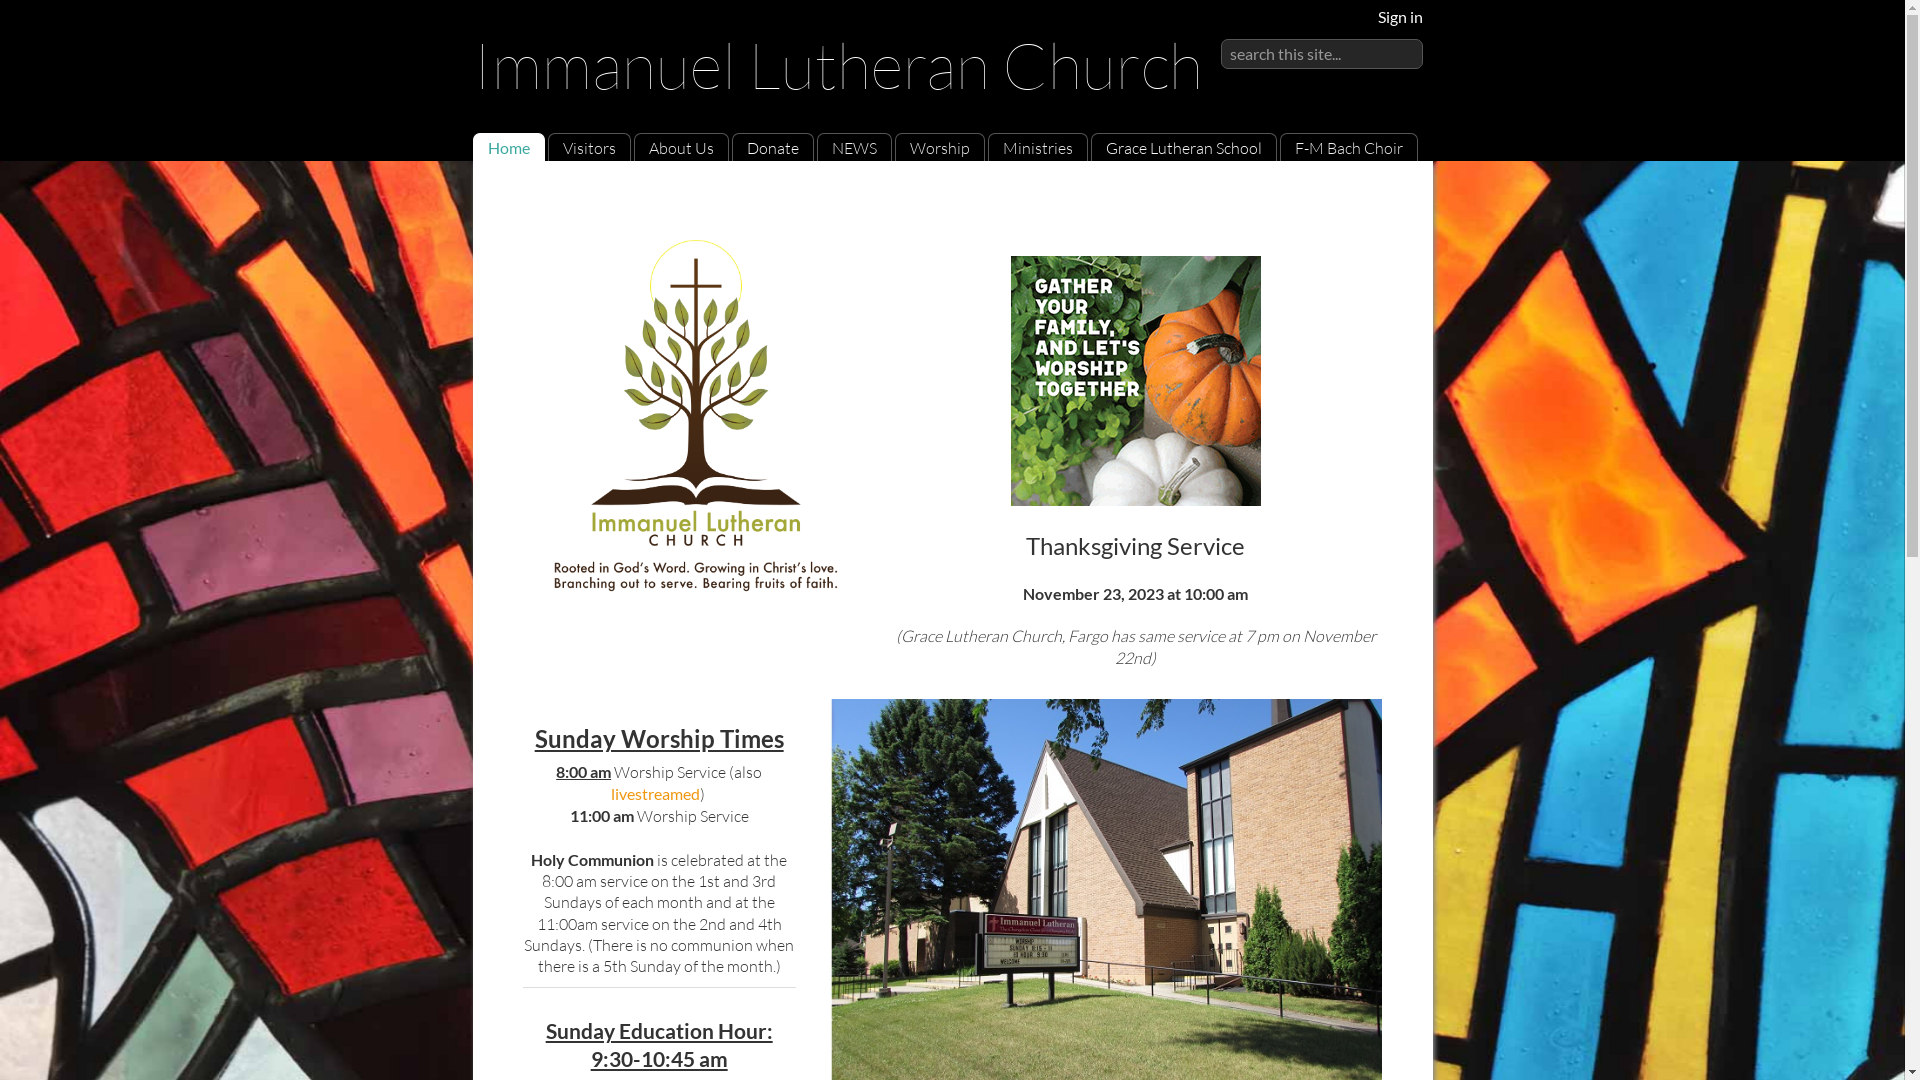 The image size is (1920, 1080). I want to click on 'livestreamed', so click(655, 792).